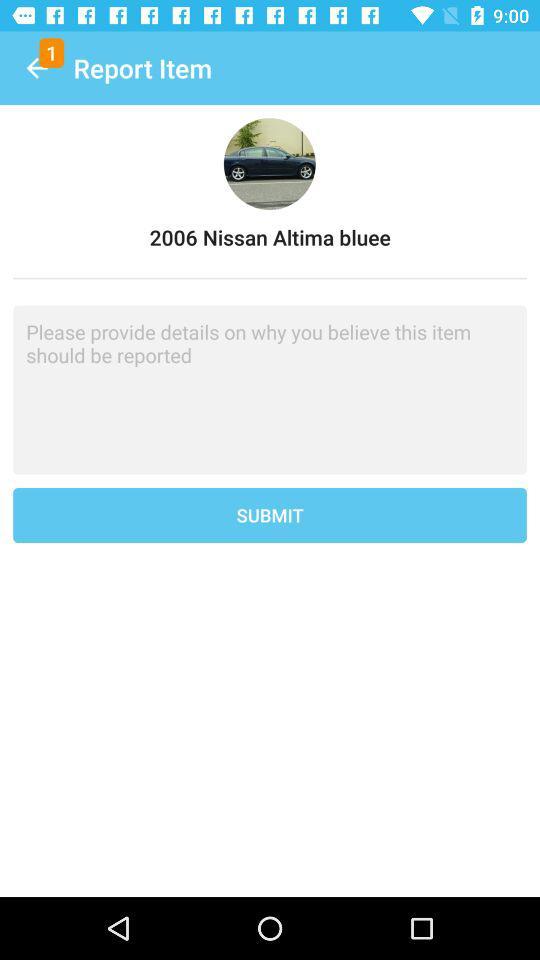 Image resolution: width=540 pixels, height=960 pixels. Describe the element at coordinates (36, 68) in the screenshot. I see `the icon to the left of report item item` at that location.